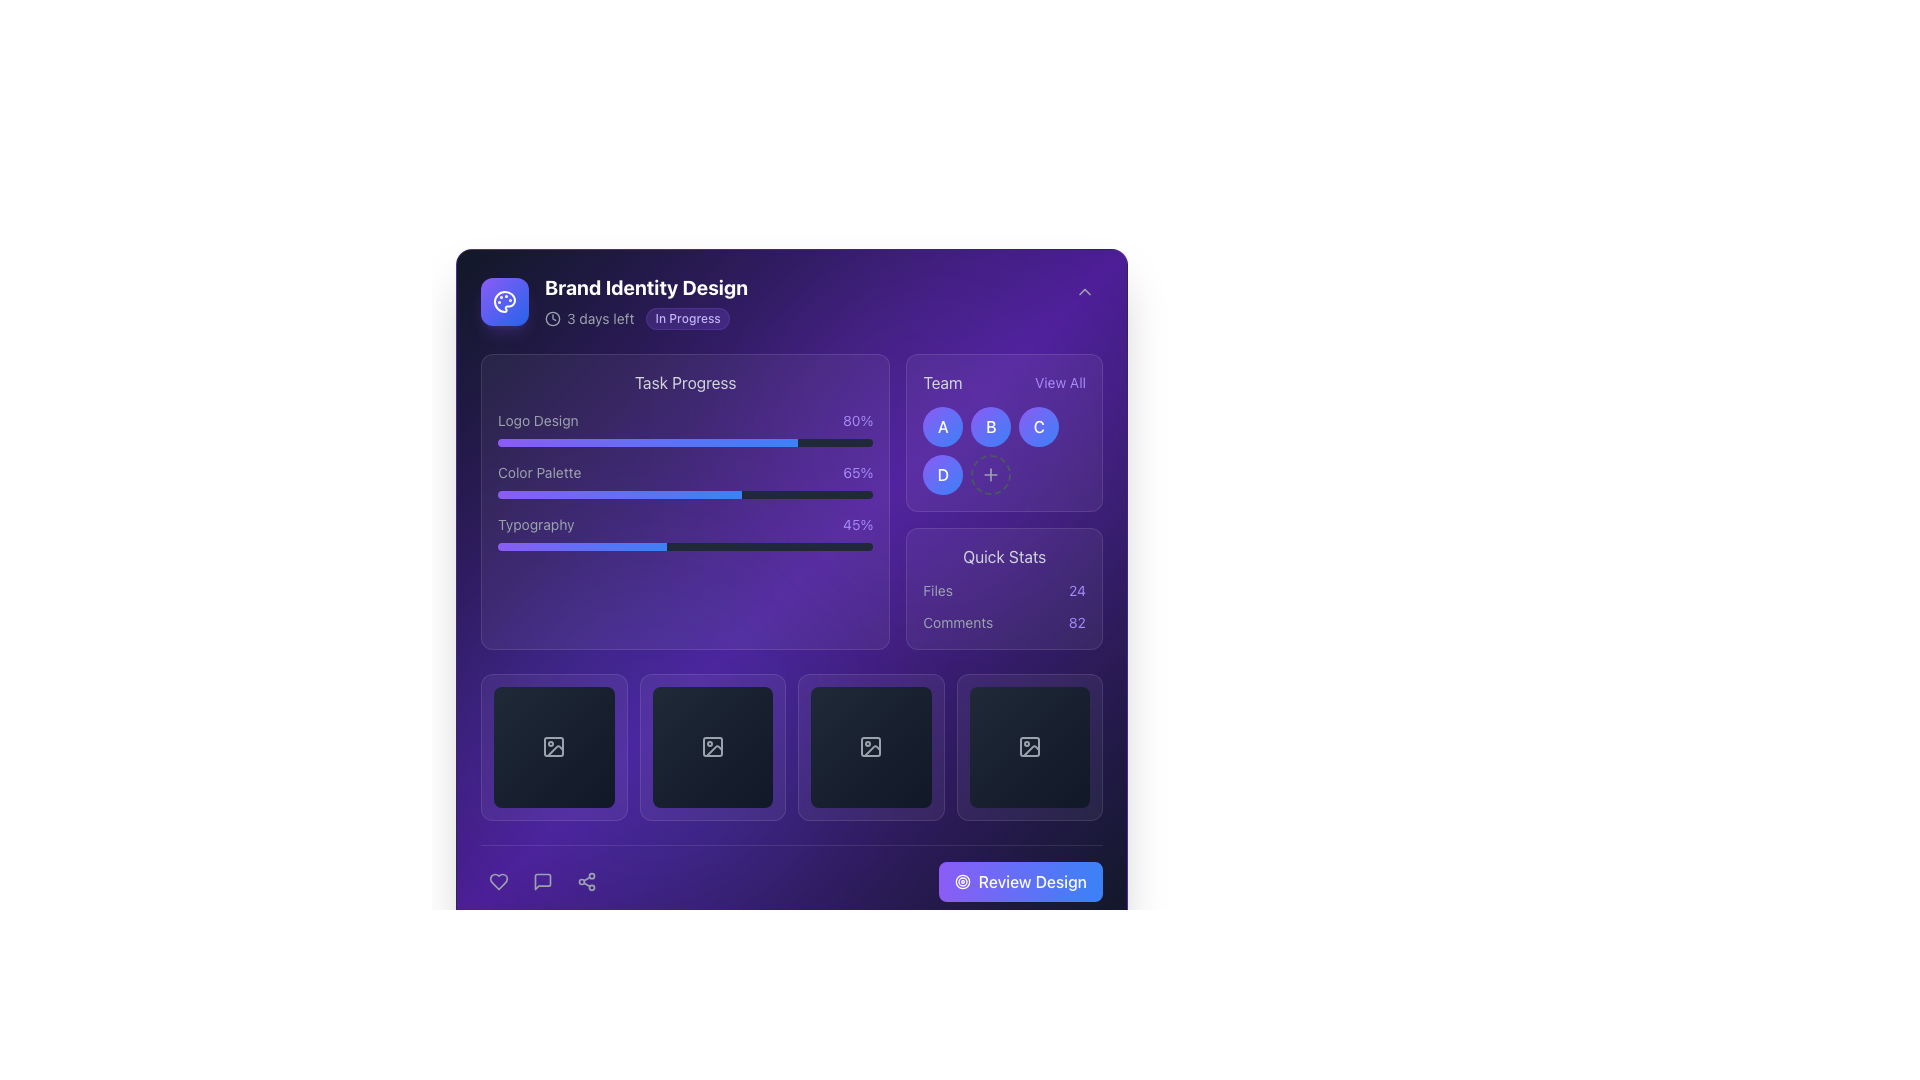 This screenshot has height=1080, width=1920. What do you see at coordinates (871, 747) in the screenshot?
I see `the rounded rectangle icon placeholder located` at bounding box center [871, 747].